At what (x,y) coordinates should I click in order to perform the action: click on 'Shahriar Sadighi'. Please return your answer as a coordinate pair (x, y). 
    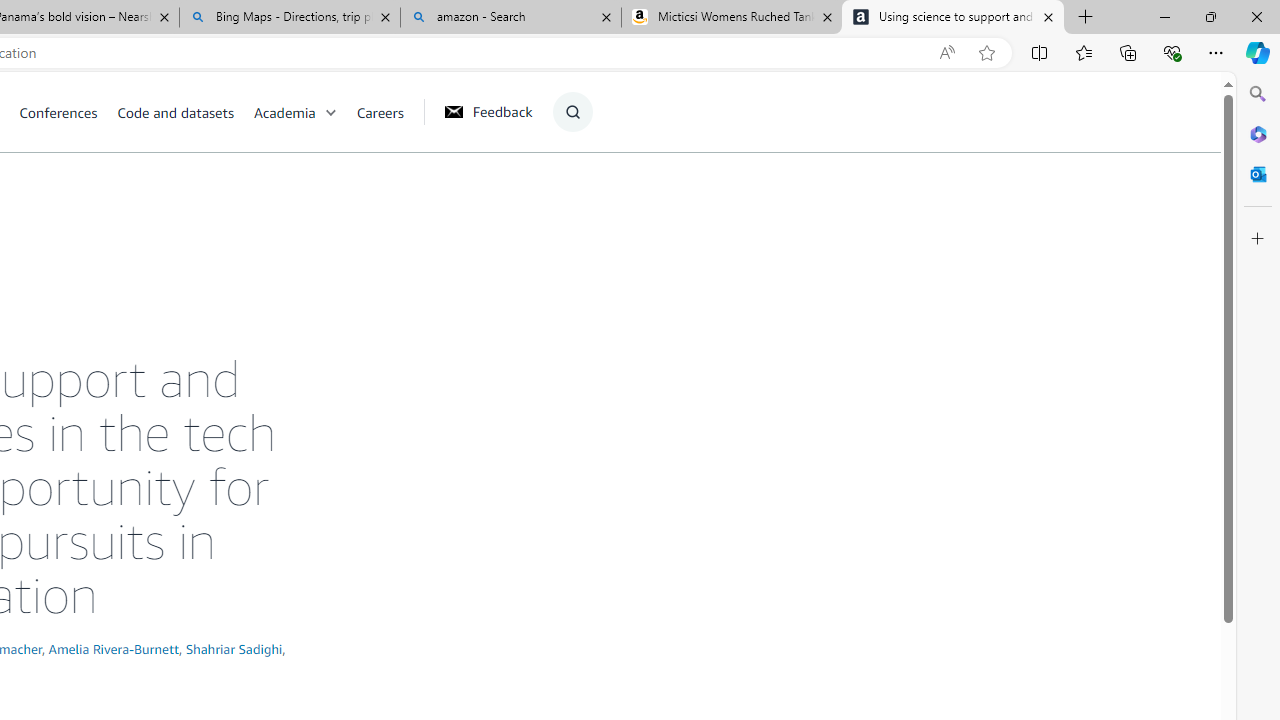
    Looking at the image, I should click on (234, 648).